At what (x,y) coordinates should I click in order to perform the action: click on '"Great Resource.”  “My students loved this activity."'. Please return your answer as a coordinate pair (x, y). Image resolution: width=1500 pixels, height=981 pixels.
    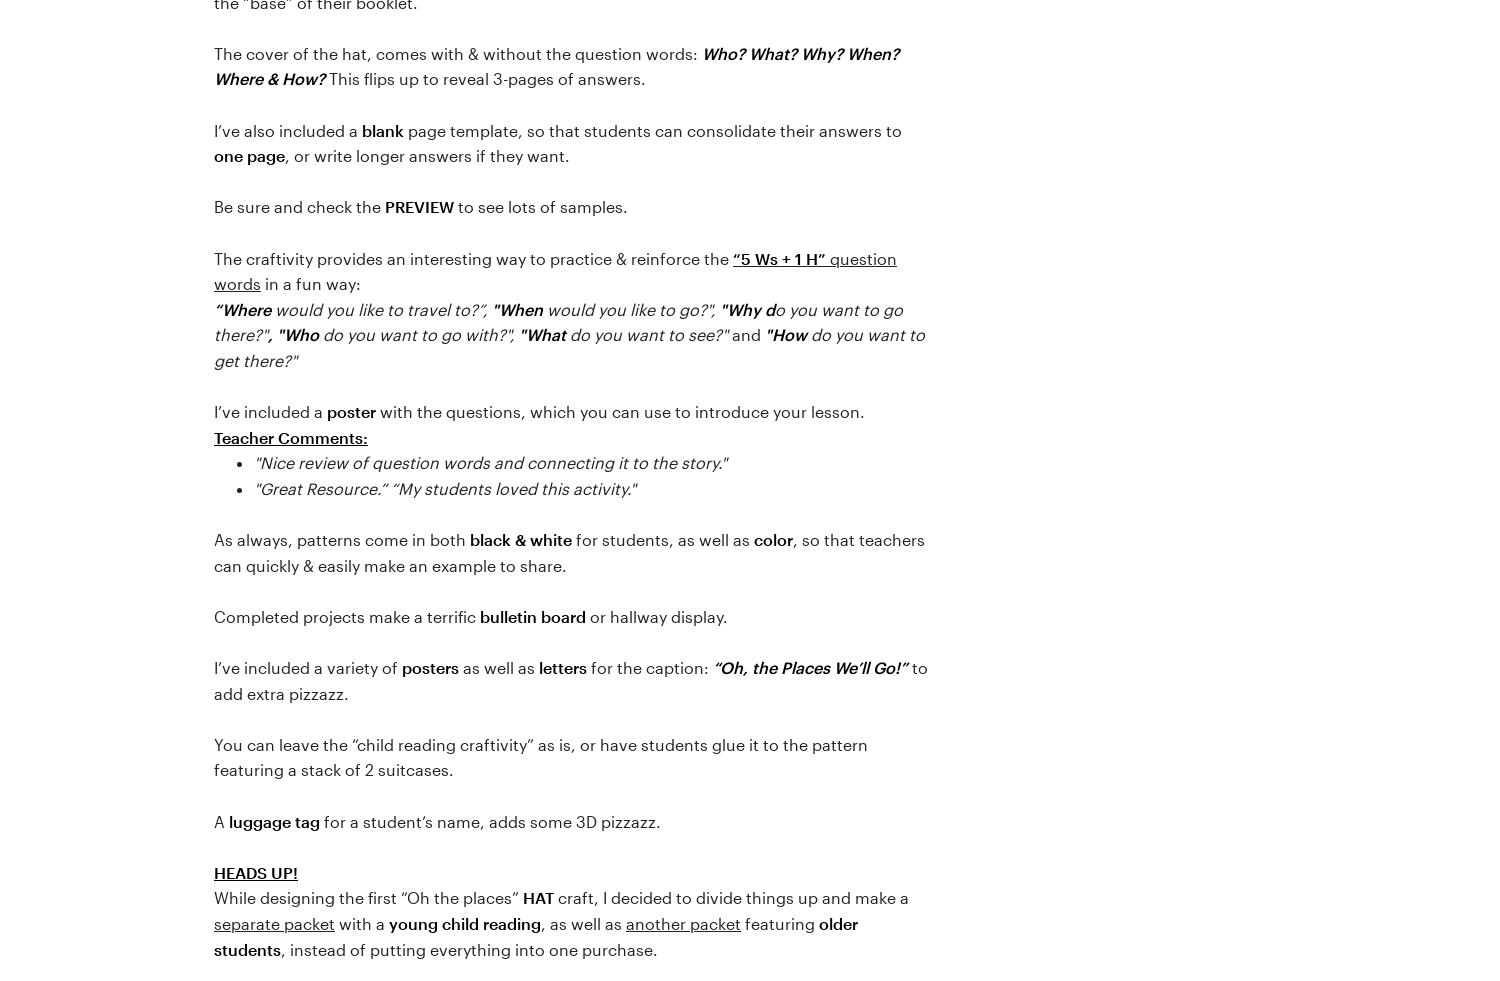
    Looking at the image, I should click on (444, 486).